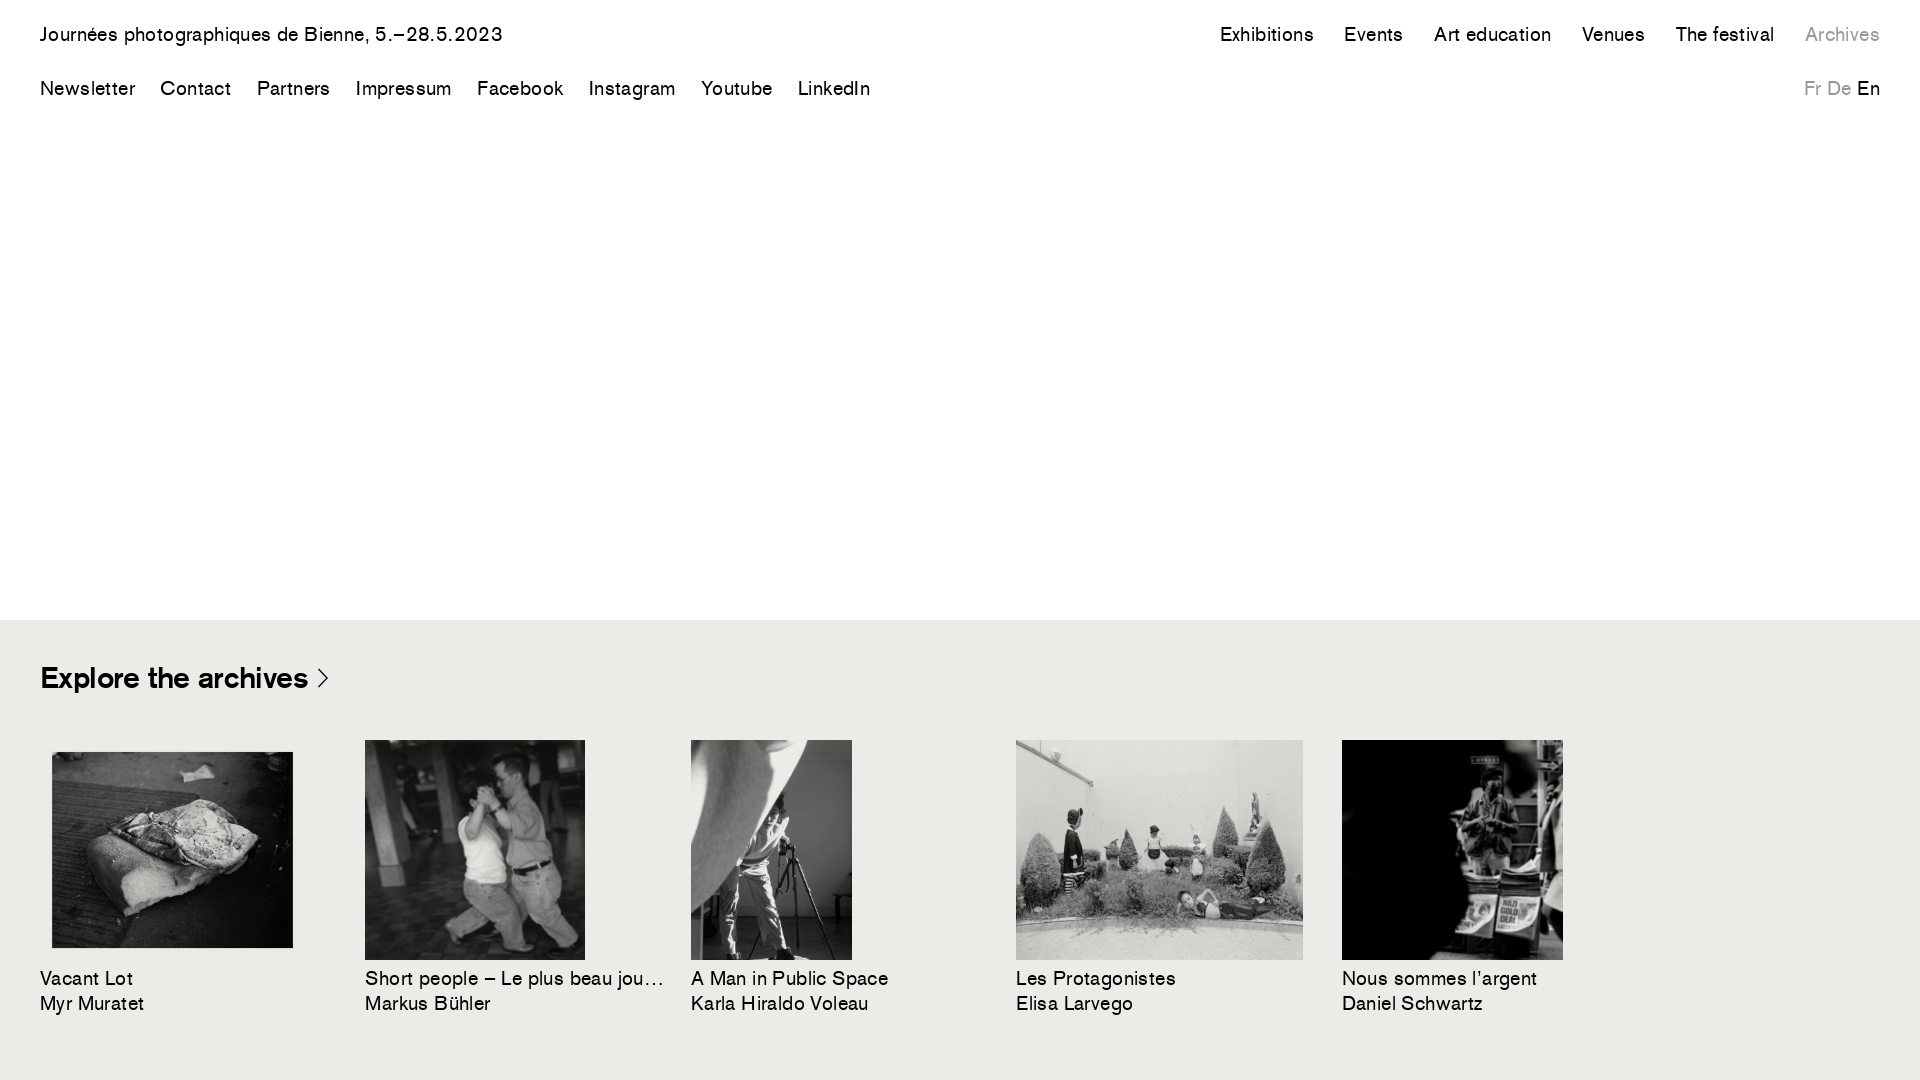 This screenshot has width=1920, height=1080. What do you see at coordinates (86, 87) in the screenshot?
I see `'Newsletter'` at bounding box center [86, 87].